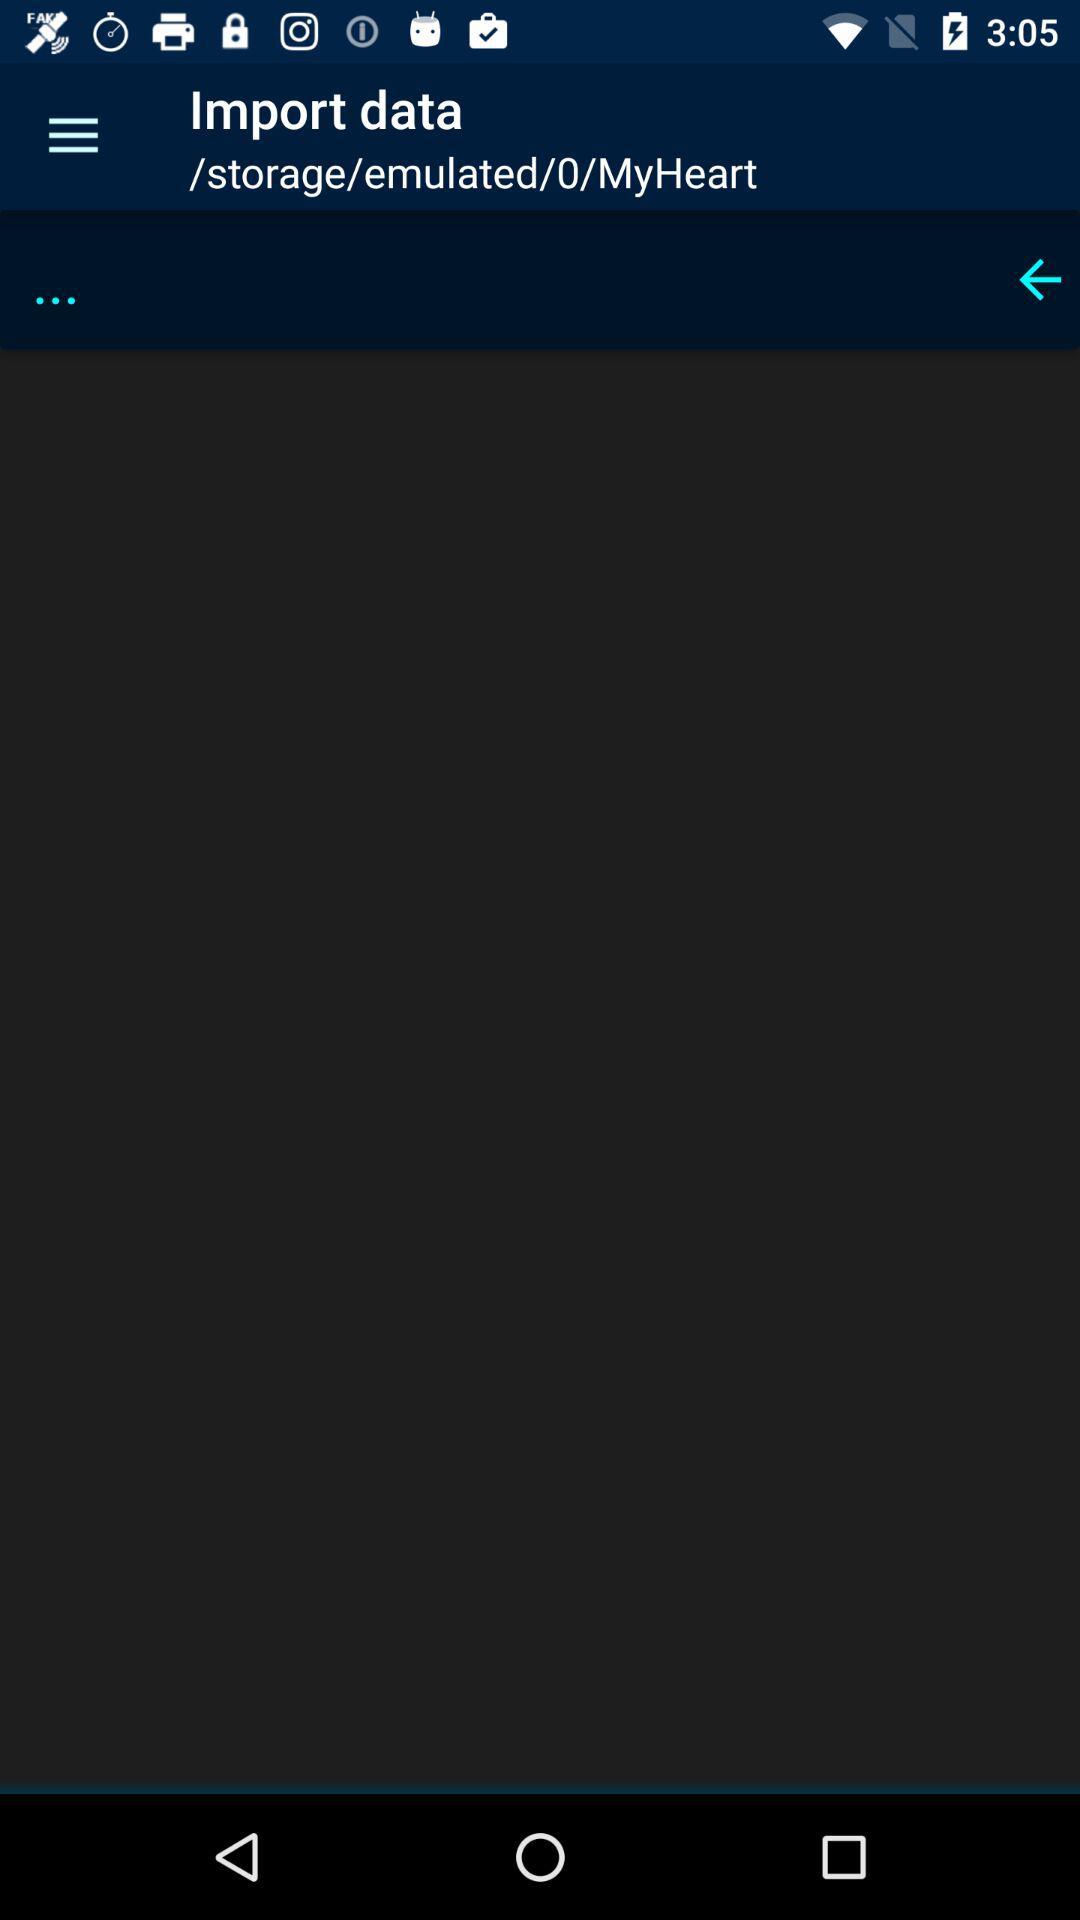 The width and height of the screenshot is (1080, 1920). Describe the element at coordinates (1039, 278) in the screenshot. I see `the icon at the top right corner` at that location.